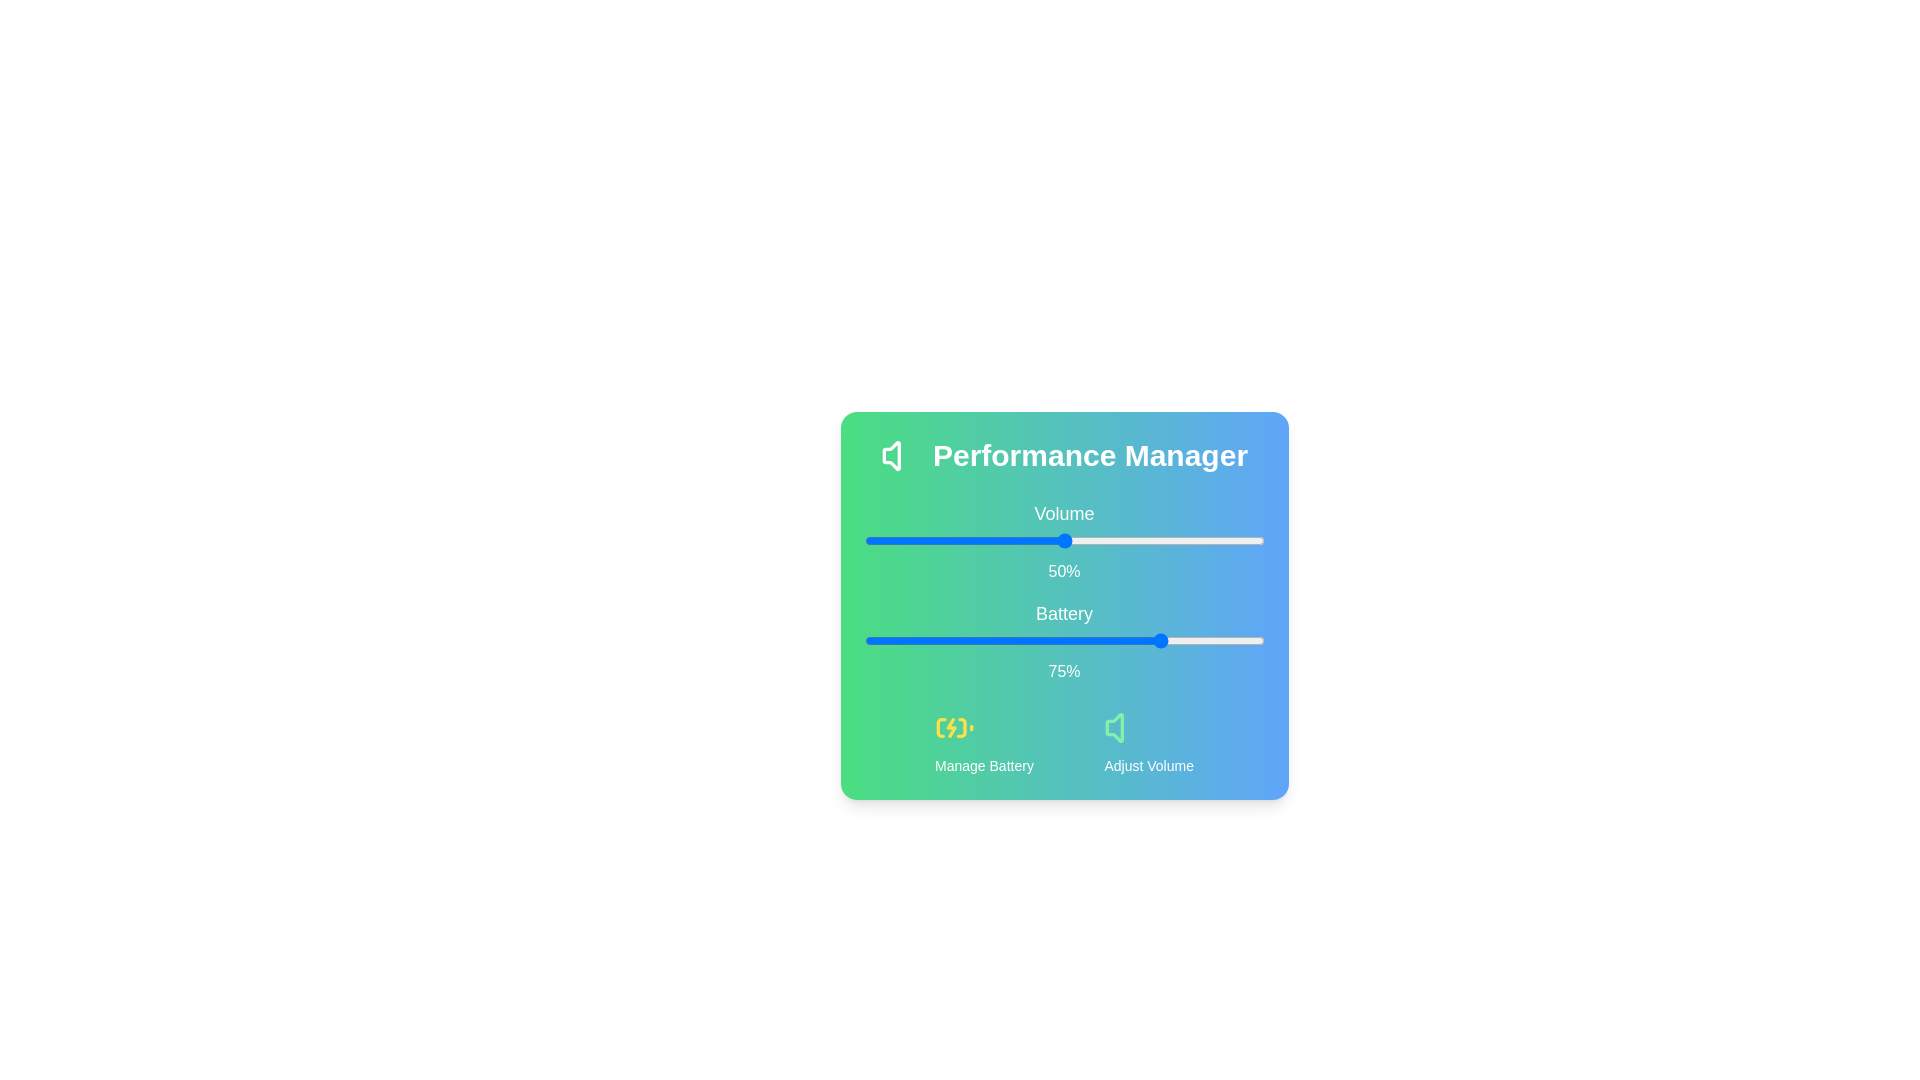 Image resolution: width=1920 pixels, height=1080 pixels. I want to click on the 0 slider to 4%, so click(880, 540).